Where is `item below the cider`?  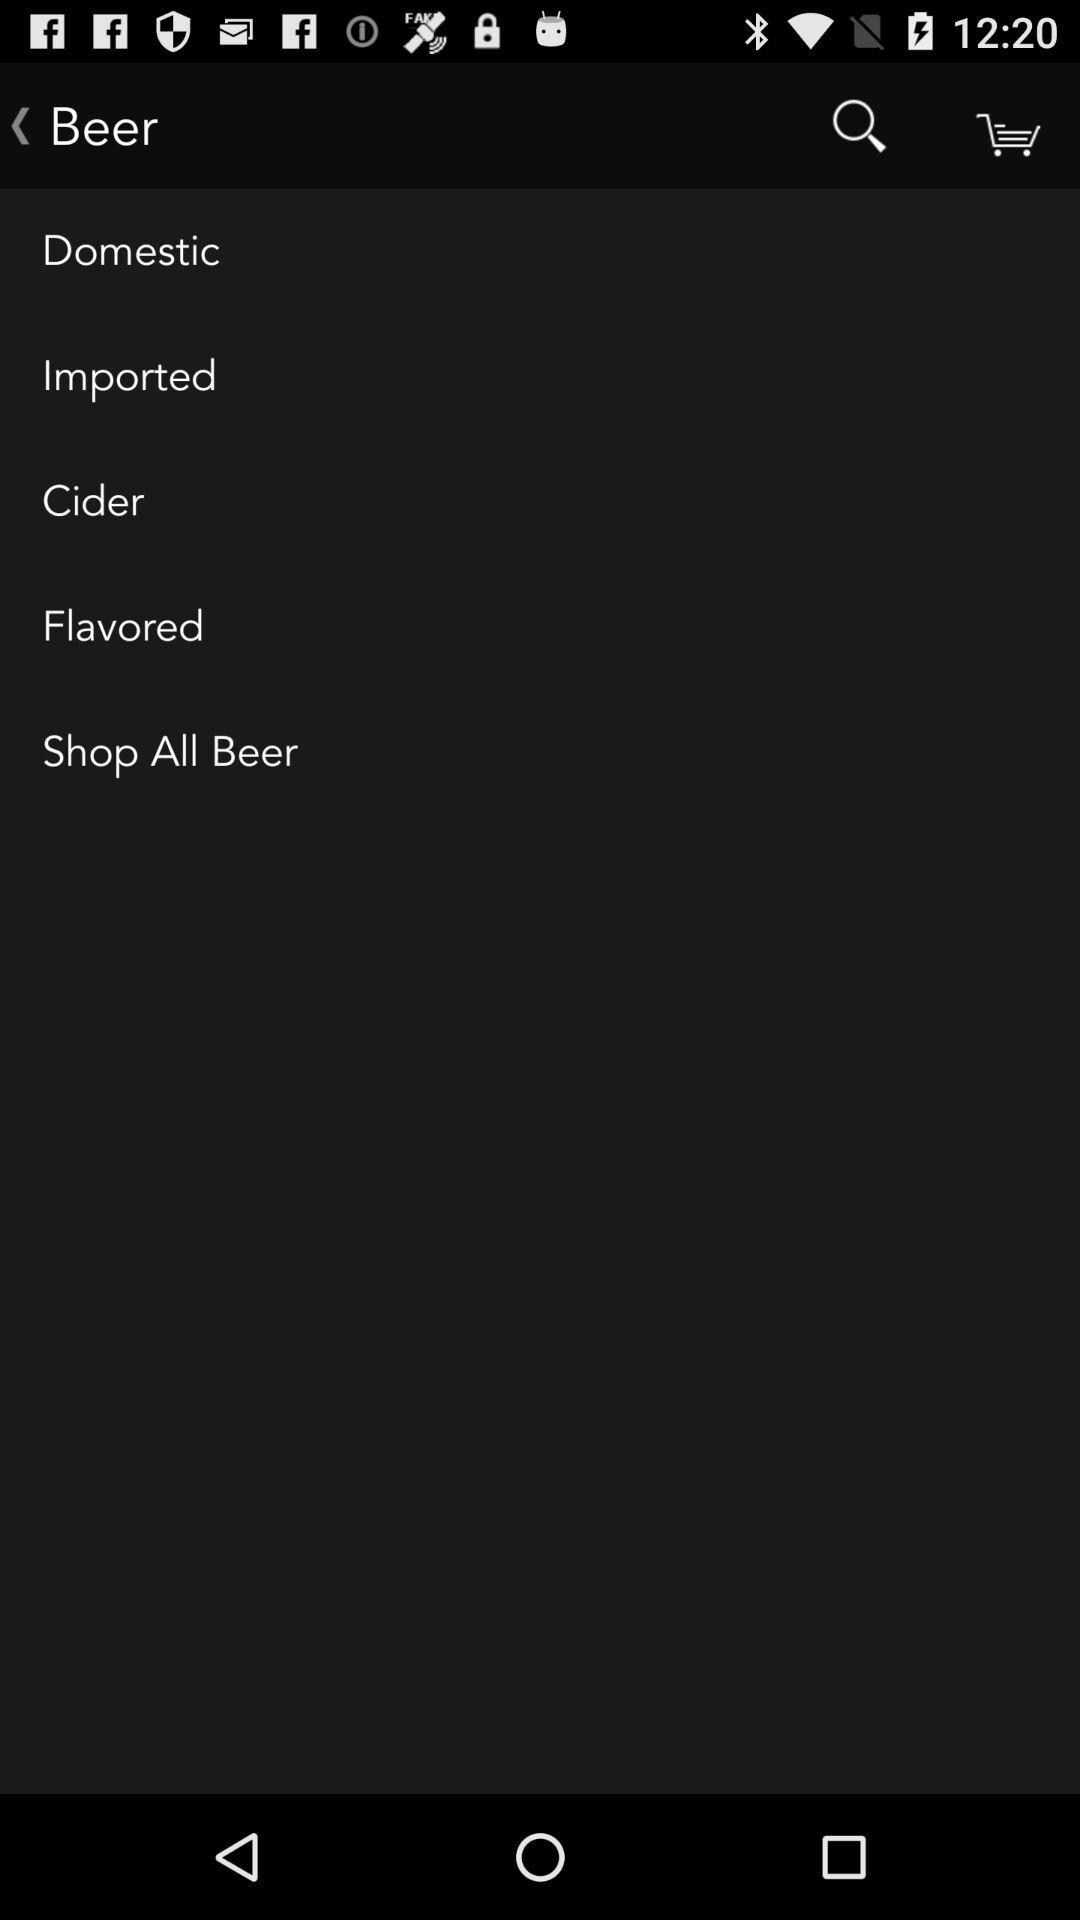
item below the cider is located at coordinates (540, 626).